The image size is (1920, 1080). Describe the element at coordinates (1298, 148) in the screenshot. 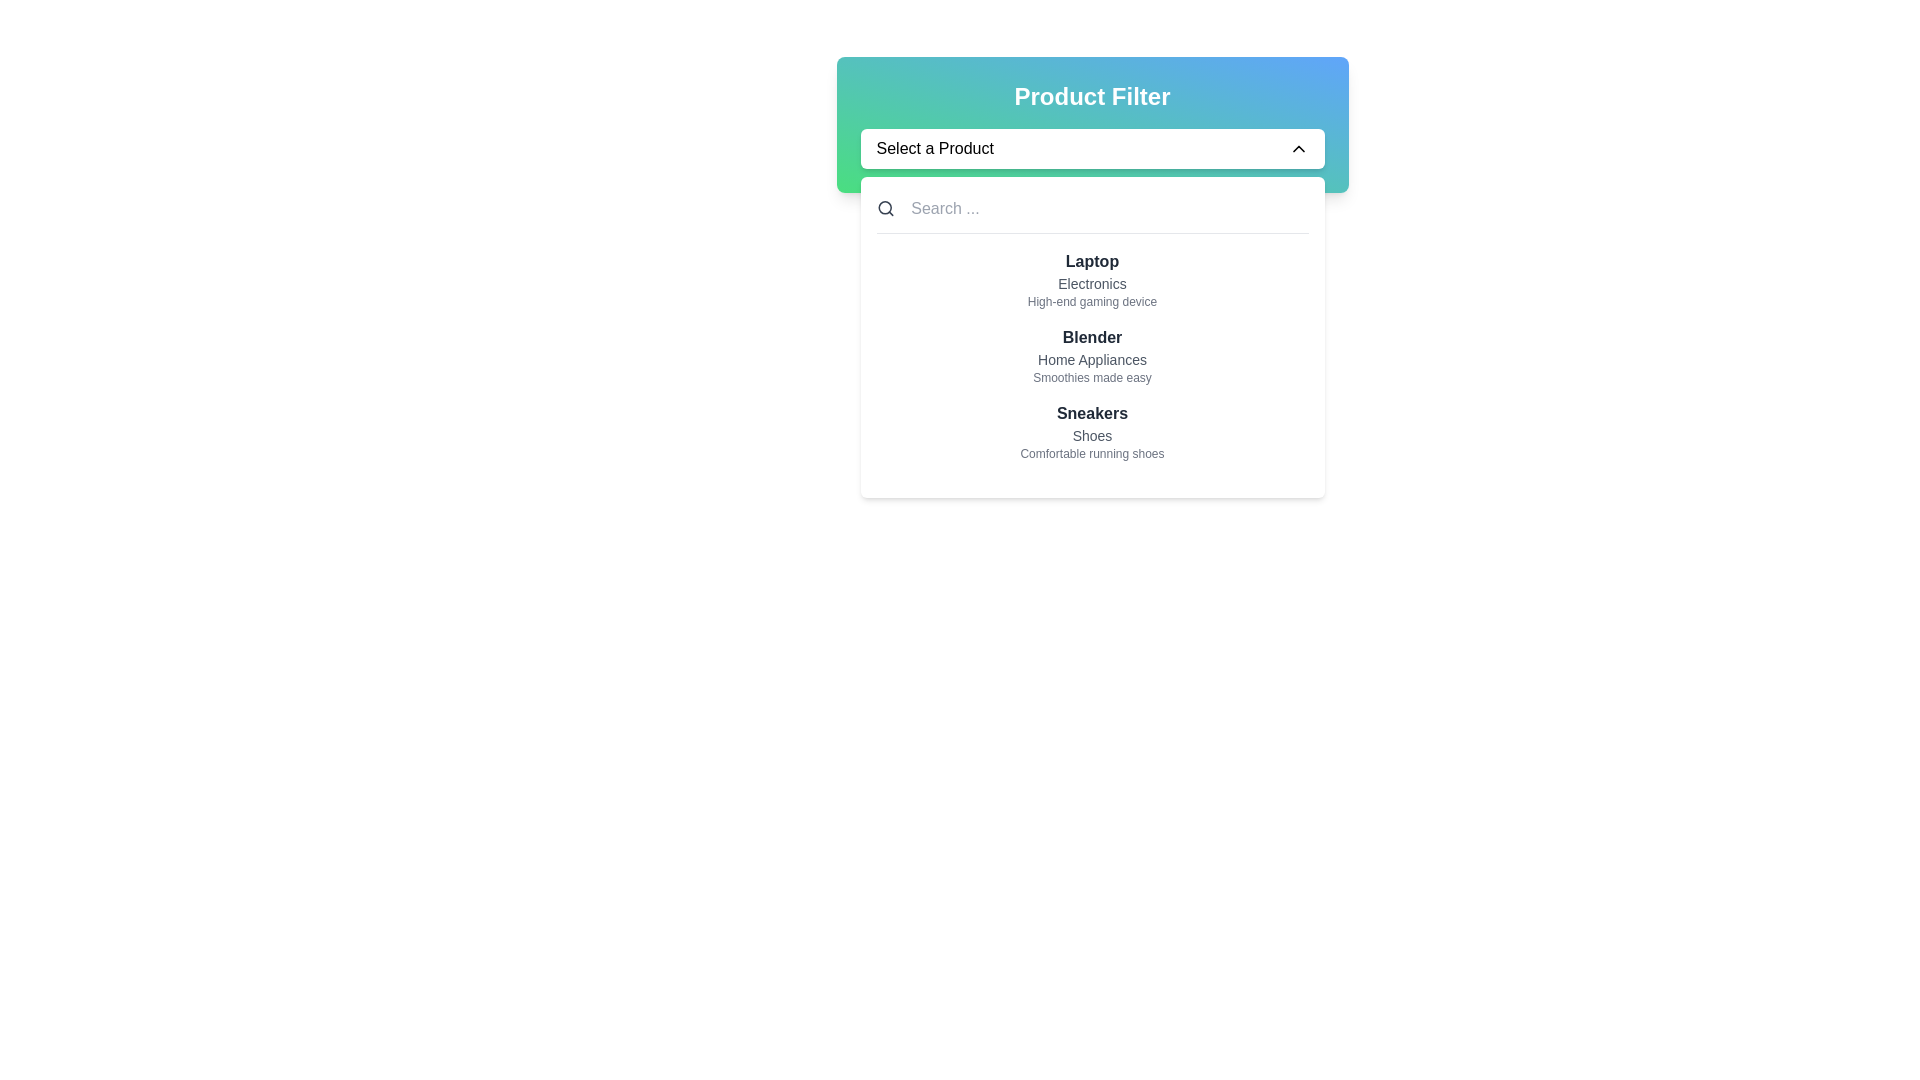

I see `the Chevron-Up icon located at the rightmost part of the 'Select a Product' dropdown bar` at that location.